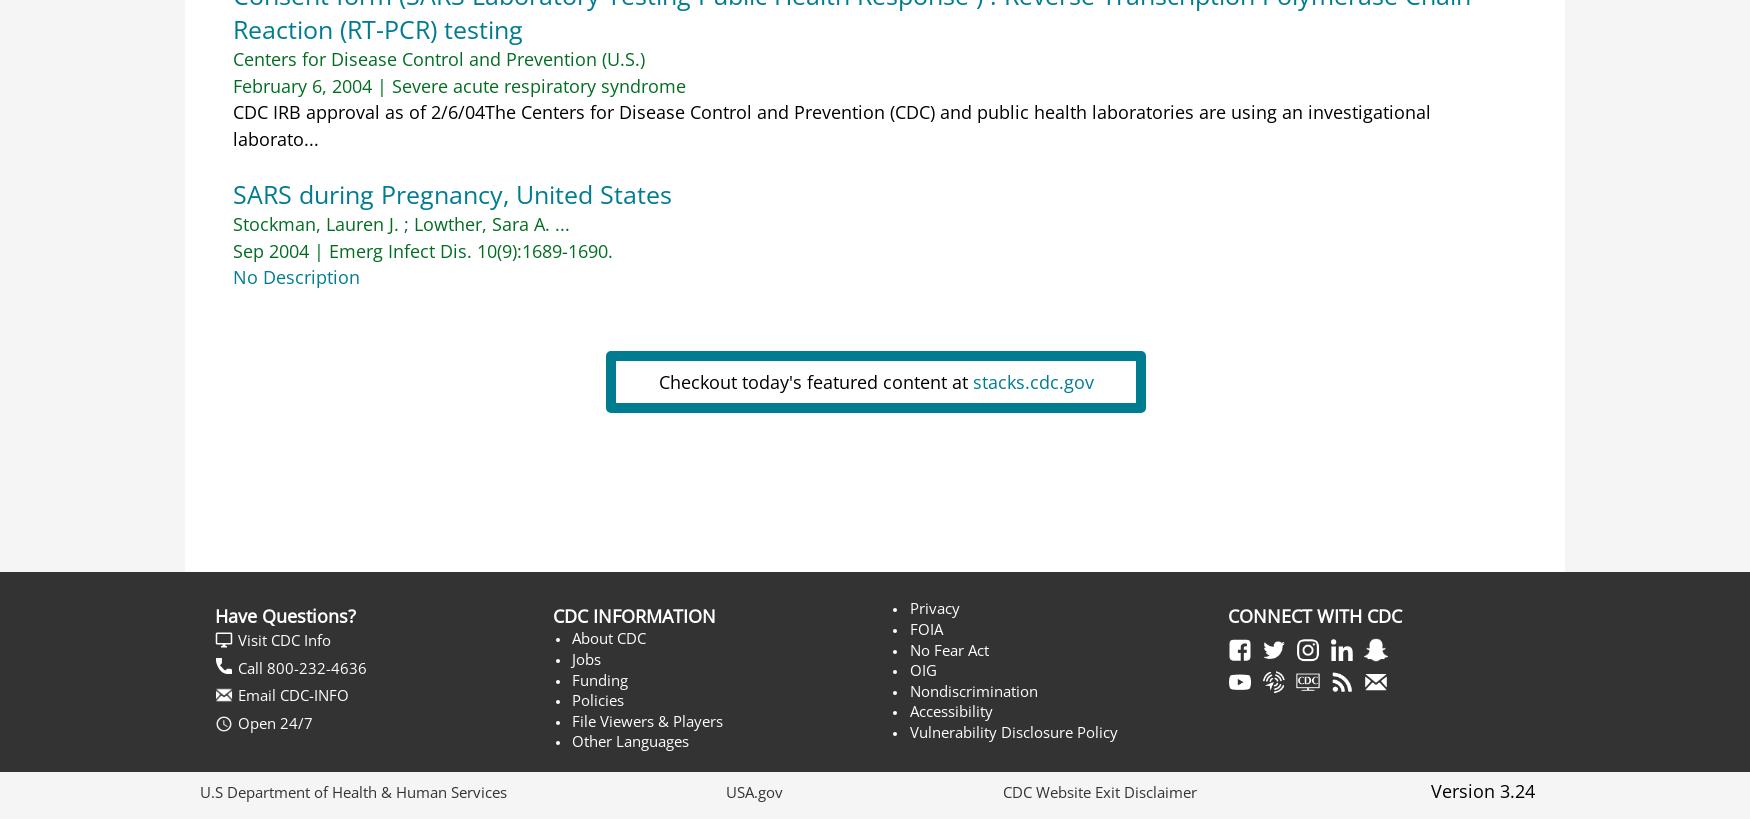 The height and width of the screenshot is (819, 1750). I want to click on 'No Fear Act', so click(907, 648).